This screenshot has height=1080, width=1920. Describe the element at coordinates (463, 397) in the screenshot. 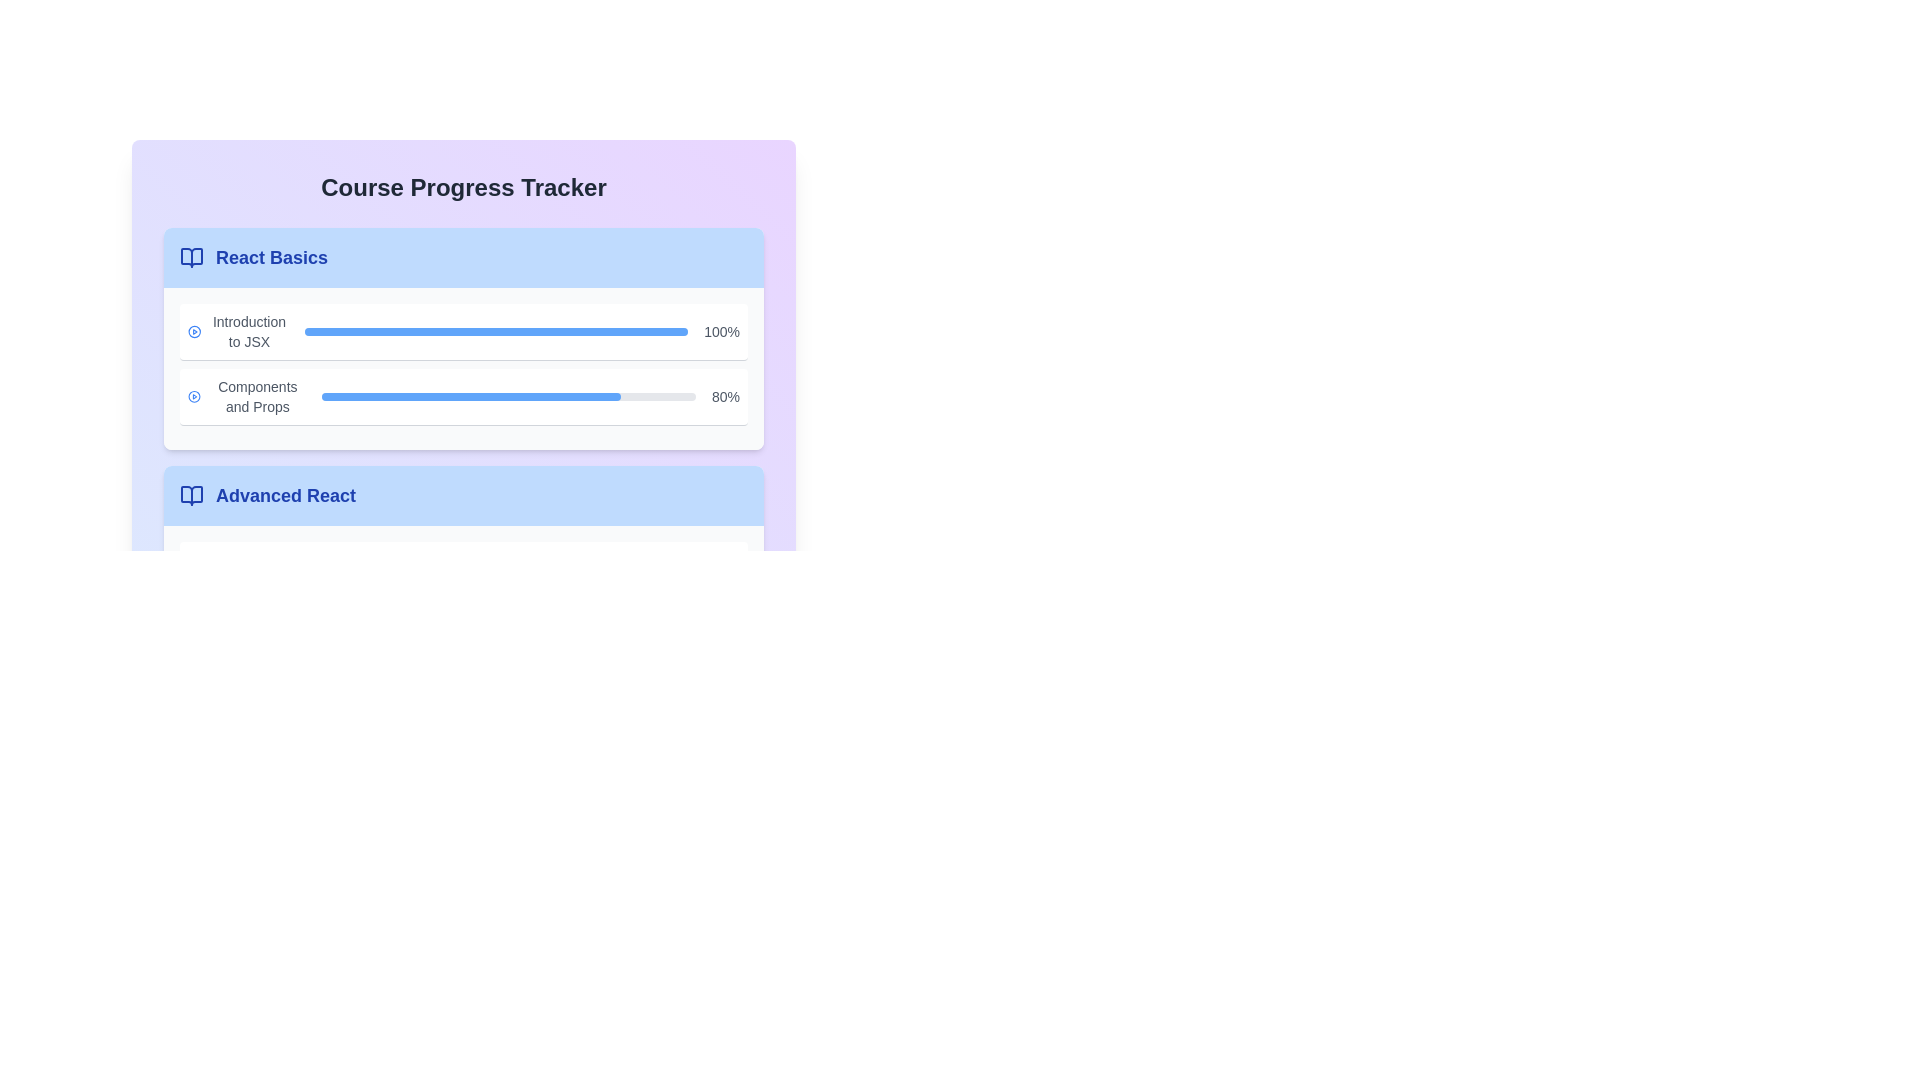

I see `progress value from the Progress indicator card located in the 'React Basics' section, which is the second card from the top, displaying the progression of the 'Components and Props' module` at that location.